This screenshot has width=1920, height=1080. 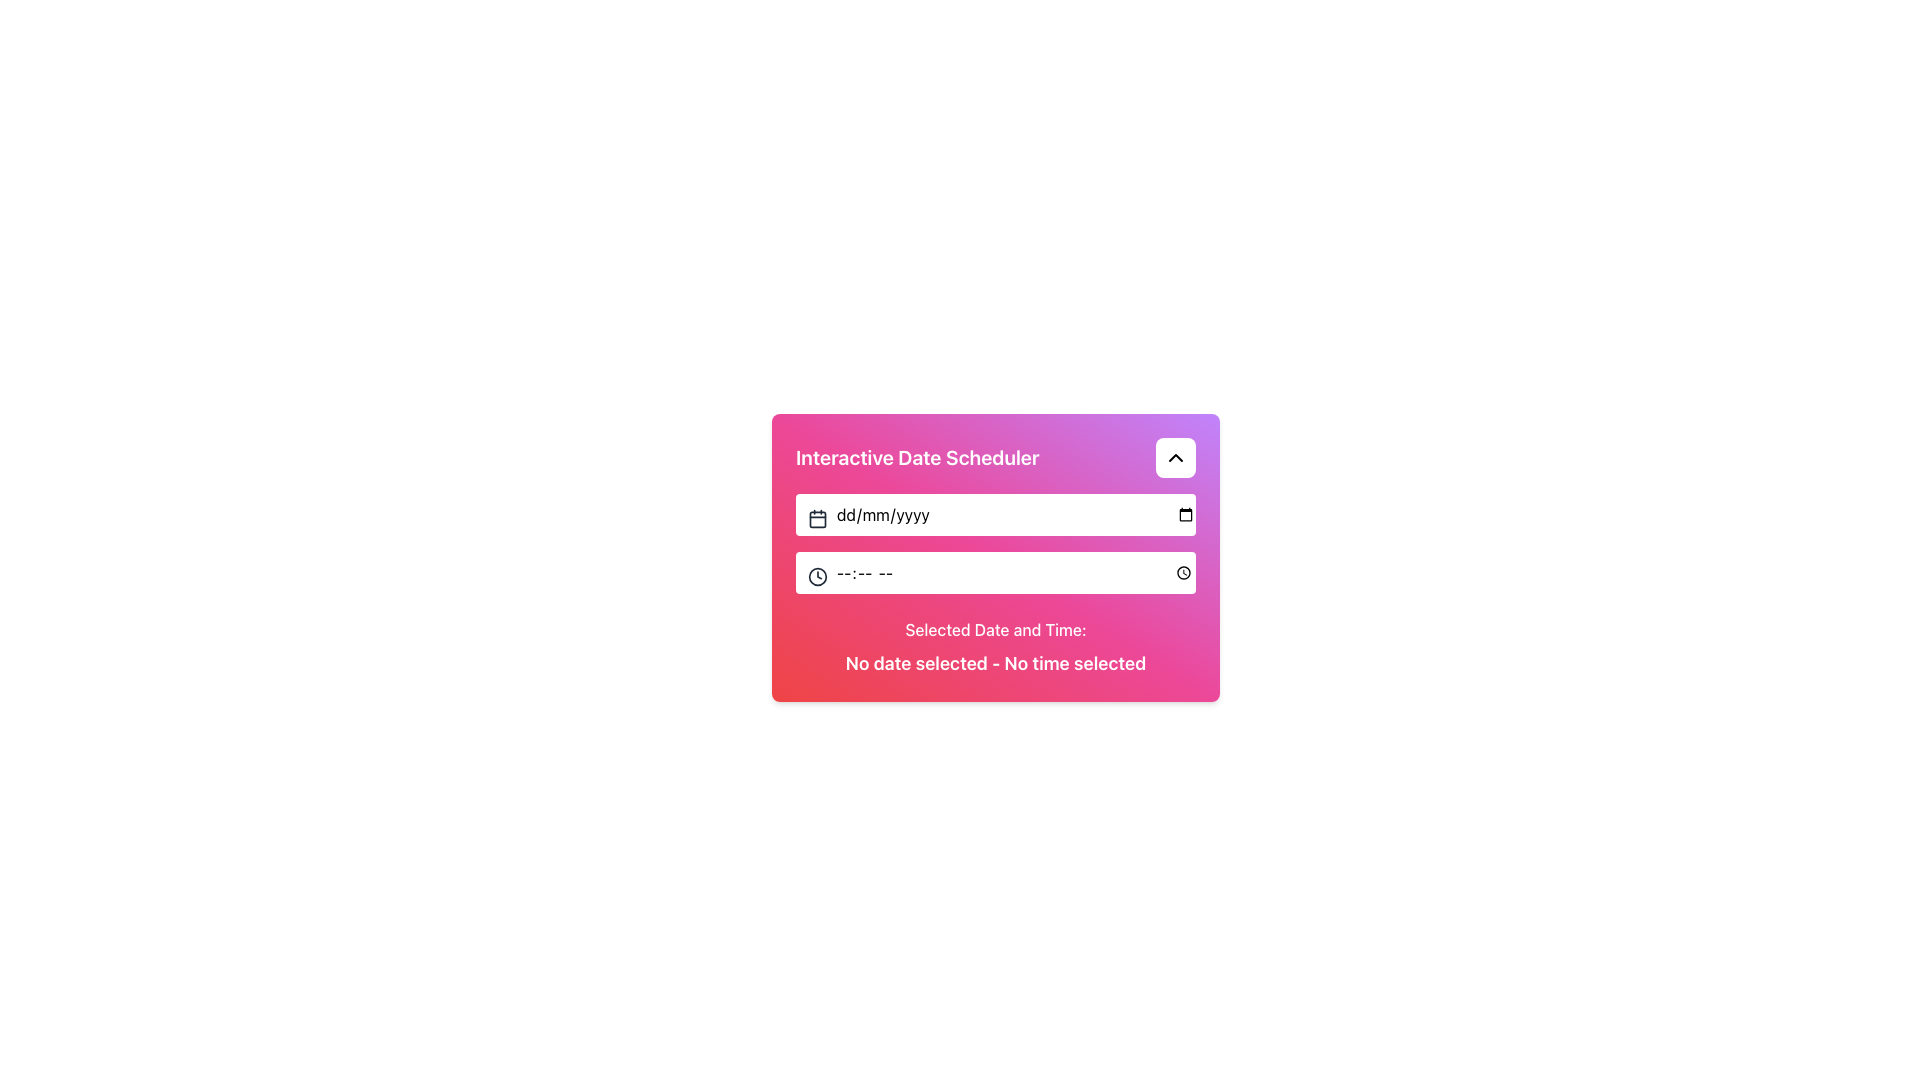 What do you see at coordinates (1176, 458) in the screenshot?
I see `the square button with a white background and black text/icon, which features an upward-facing chevron icon, located at the right end of the header of the 'Interactive Date Scheduler' widget to minimize or collapse the section` at bounding box center [1176, 458].